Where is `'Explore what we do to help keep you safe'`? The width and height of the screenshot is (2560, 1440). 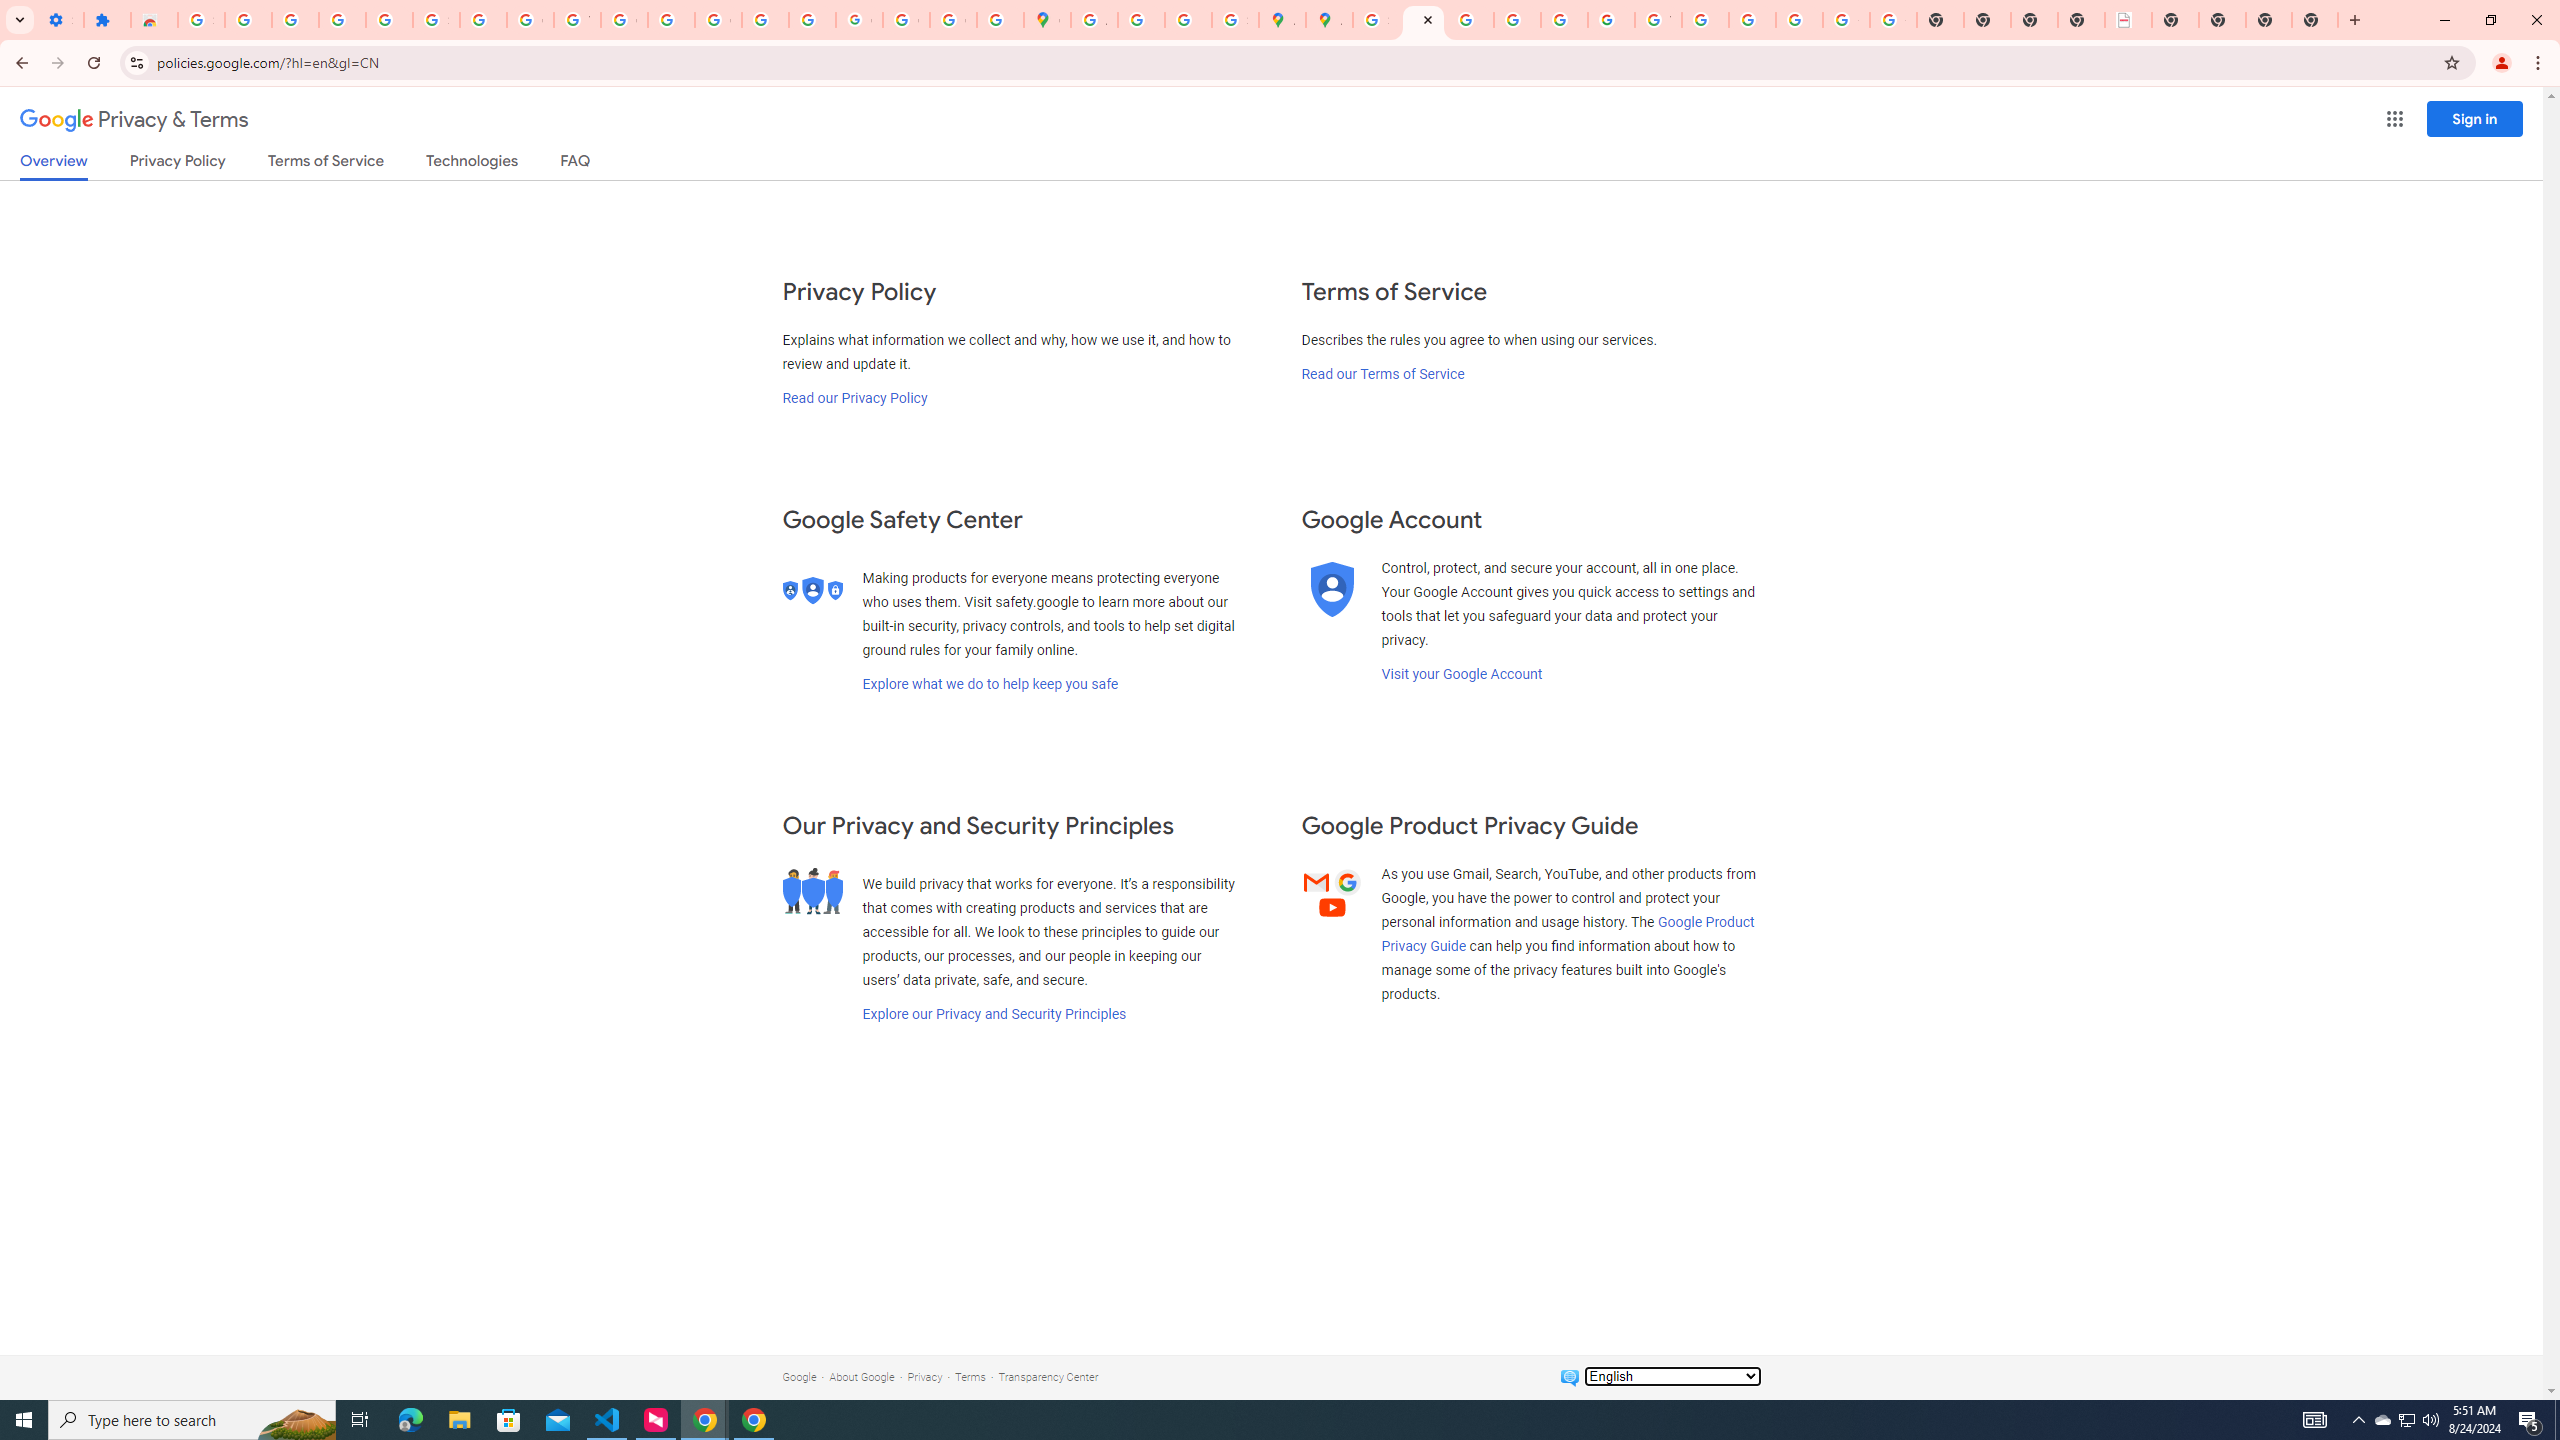 'Explore what we do to help keep you safe' is located at coordinates (990, 683).